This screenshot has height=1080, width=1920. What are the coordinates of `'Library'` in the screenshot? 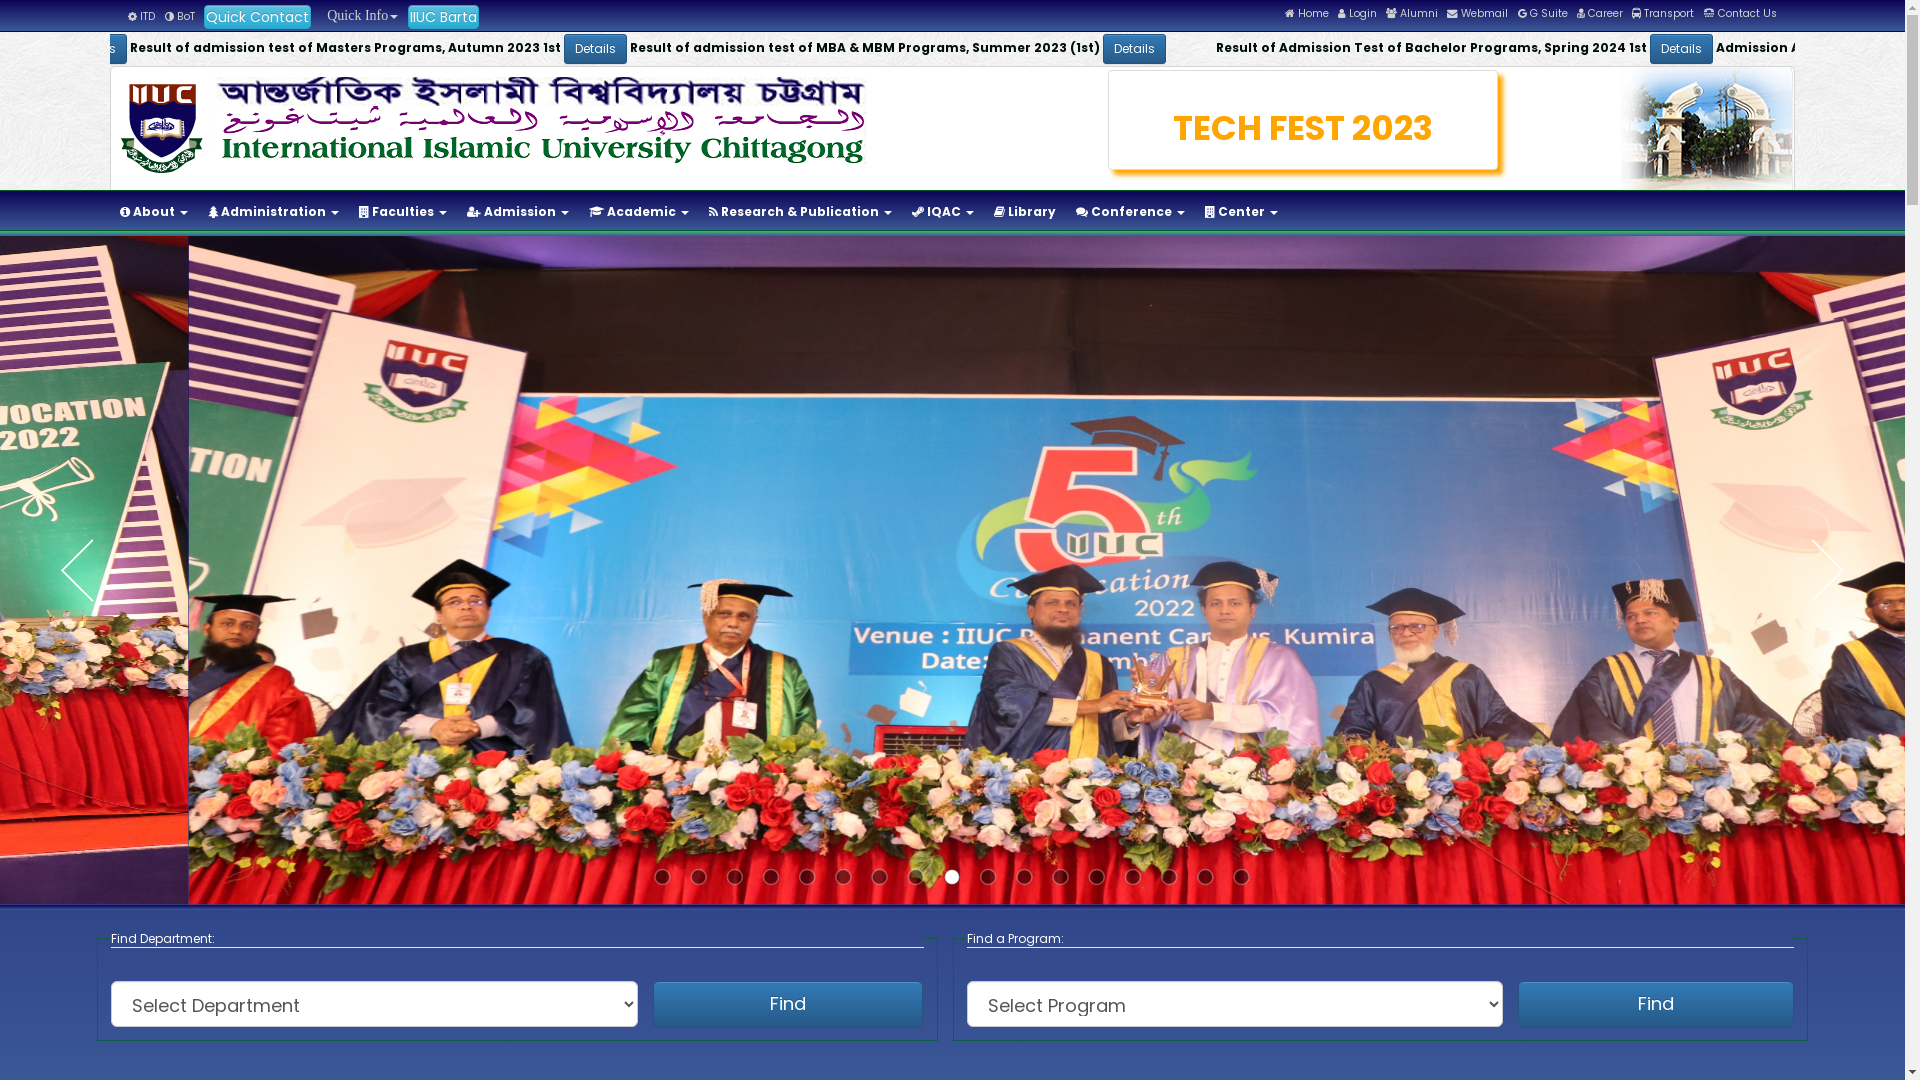 It's located at (1025, 212).